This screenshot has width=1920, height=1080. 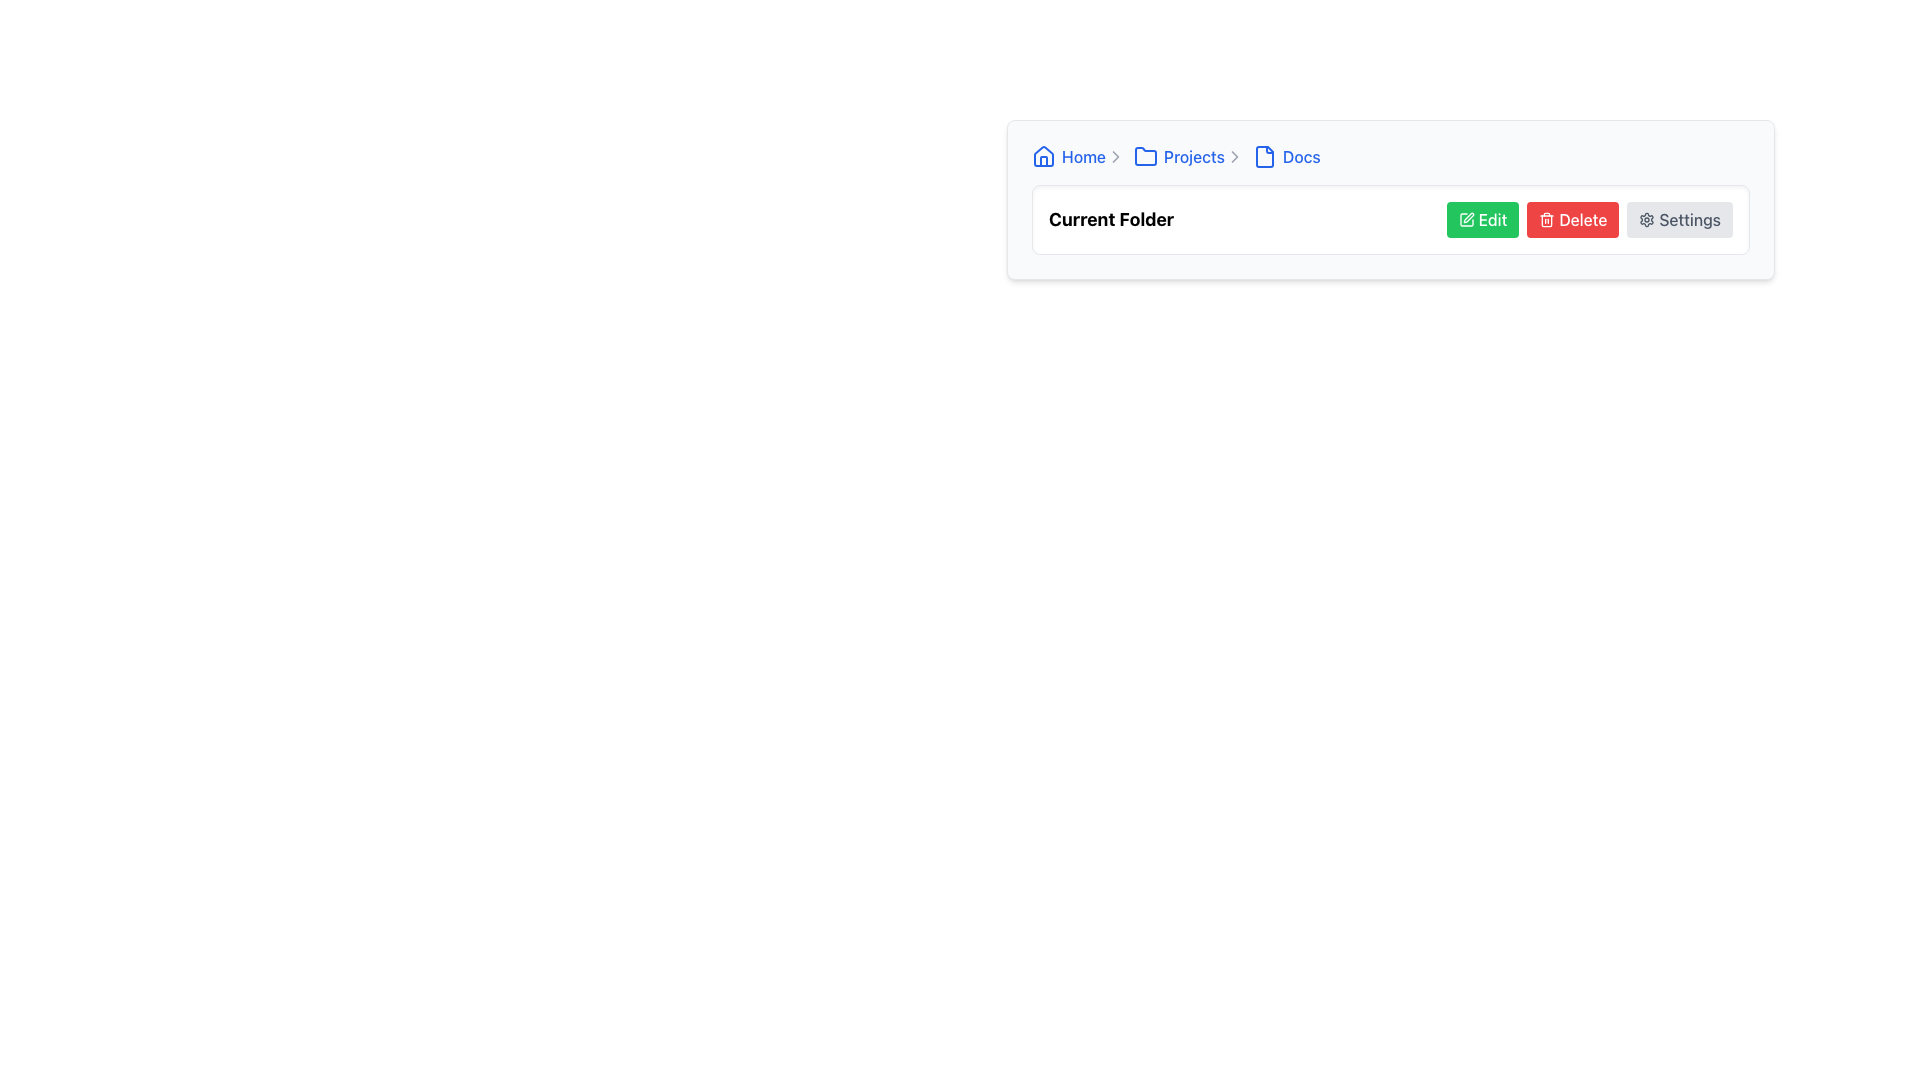 What do you see at coordinates (1263, 156) in the screenshot?
I see `the 'Docs' icon in the breadcrumb navigation area, which symbolically represents the 'Docs' section and is positioned adjacent to the text 'Docs'` at bounding box center [1263, 156].